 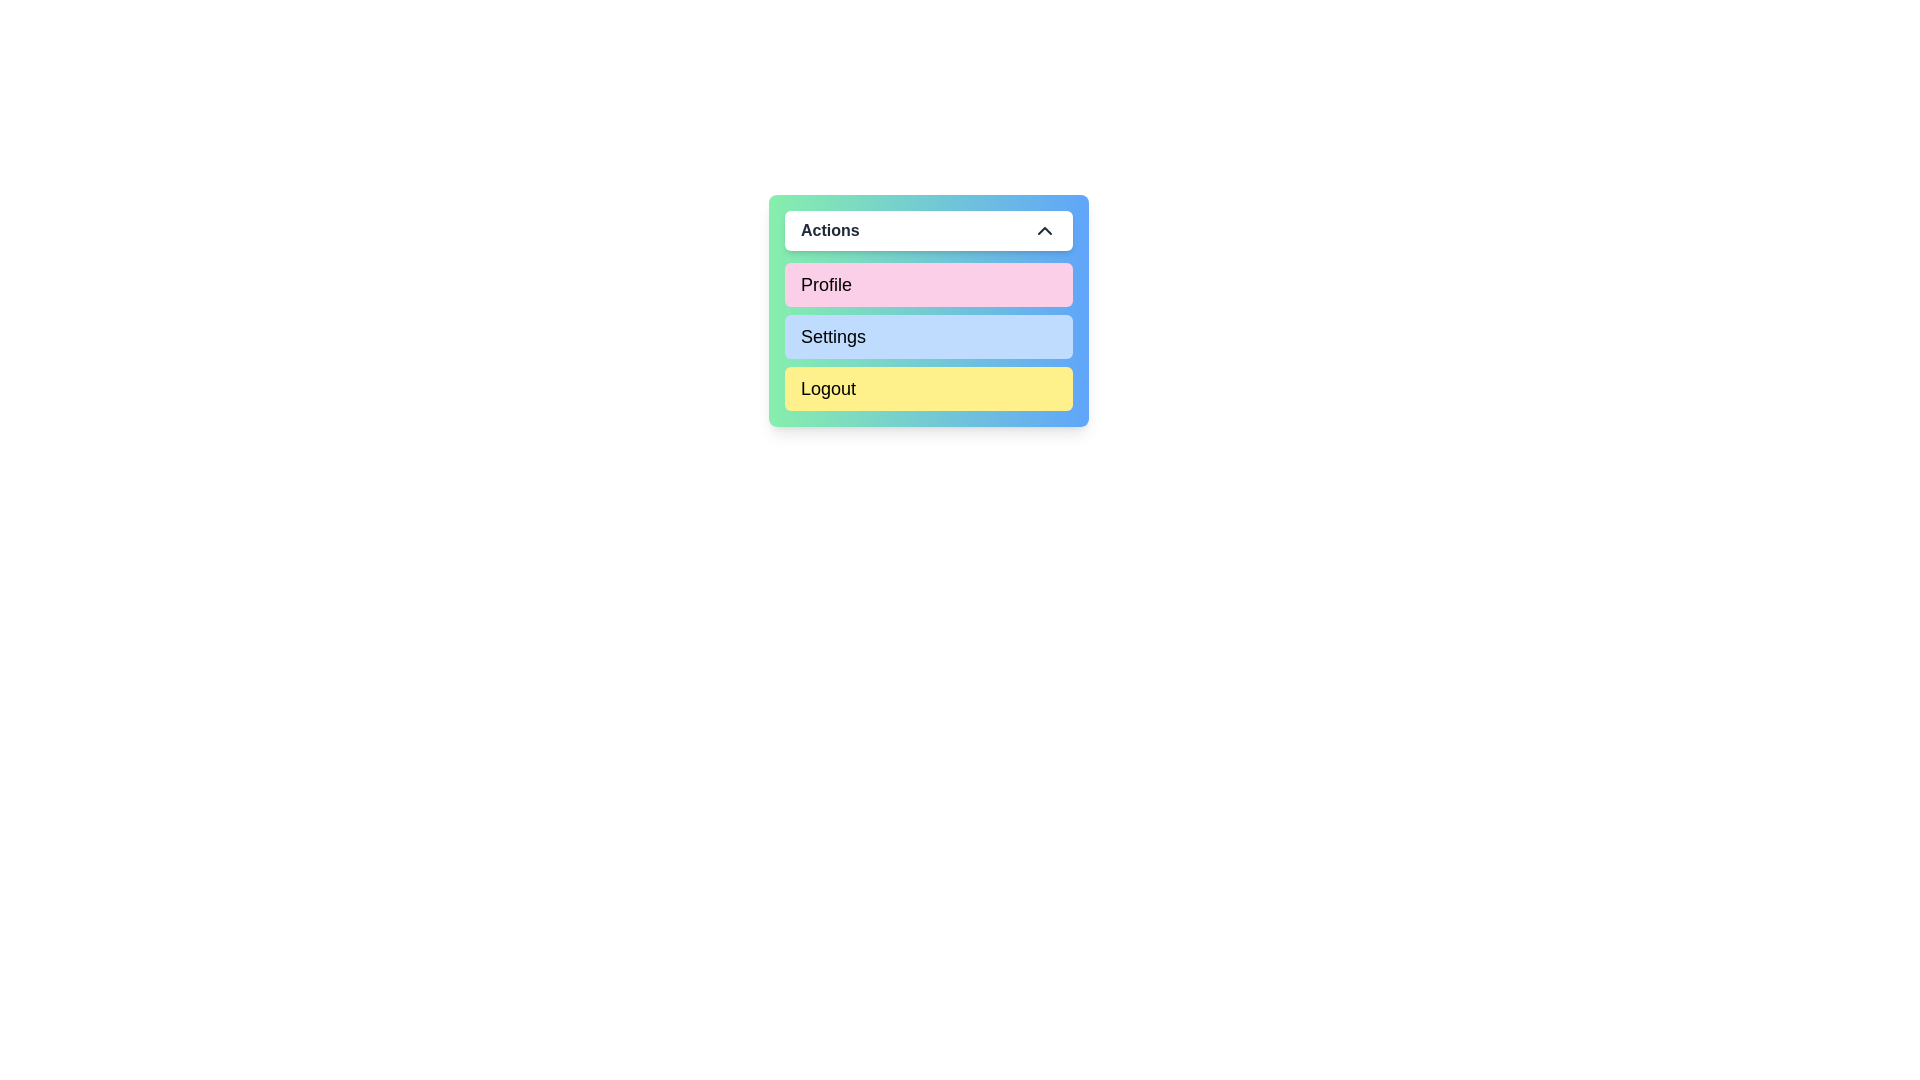 What do you see at coordinates (928, 285) in the screenshot?
I see `the button located at the top of the 'Actions' list` at bounding box center [928, 285].